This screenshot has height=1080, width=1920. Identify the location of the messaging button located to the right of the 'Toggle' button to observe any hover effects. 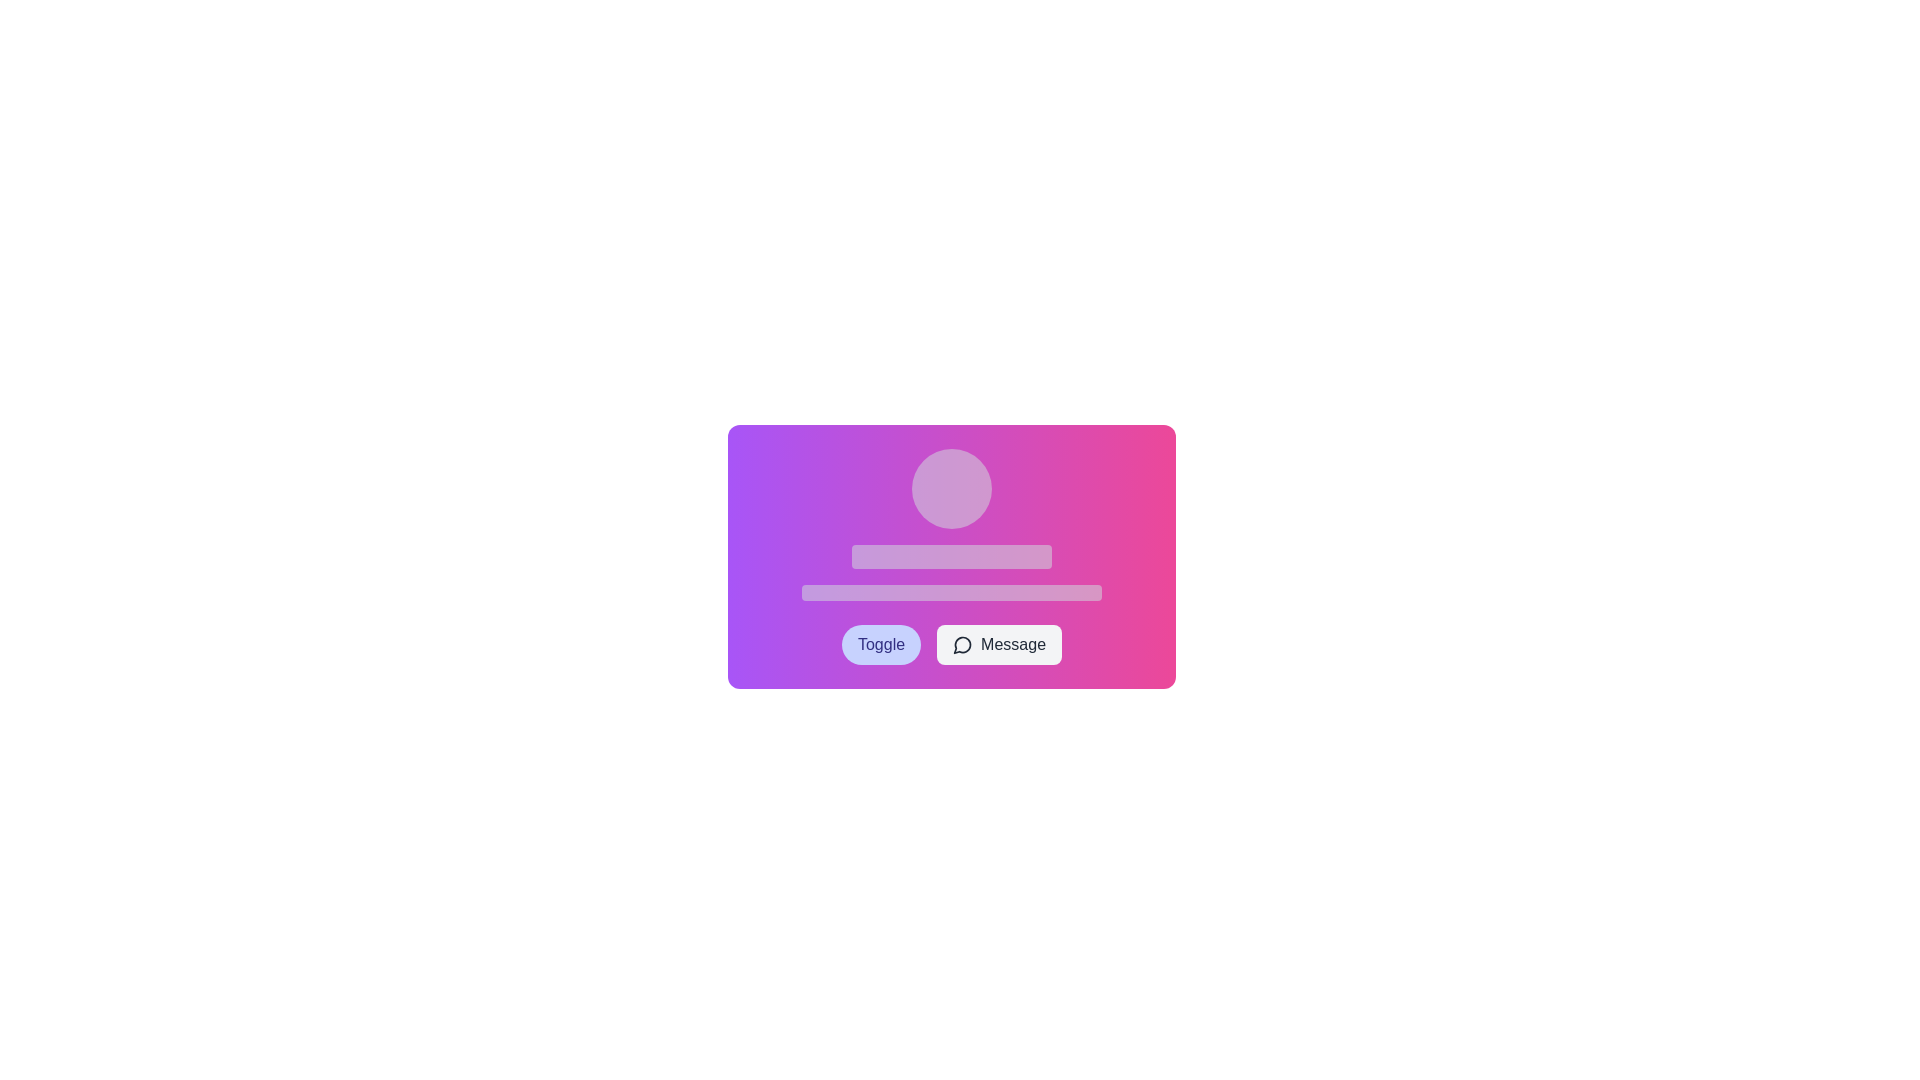
(999, 644).